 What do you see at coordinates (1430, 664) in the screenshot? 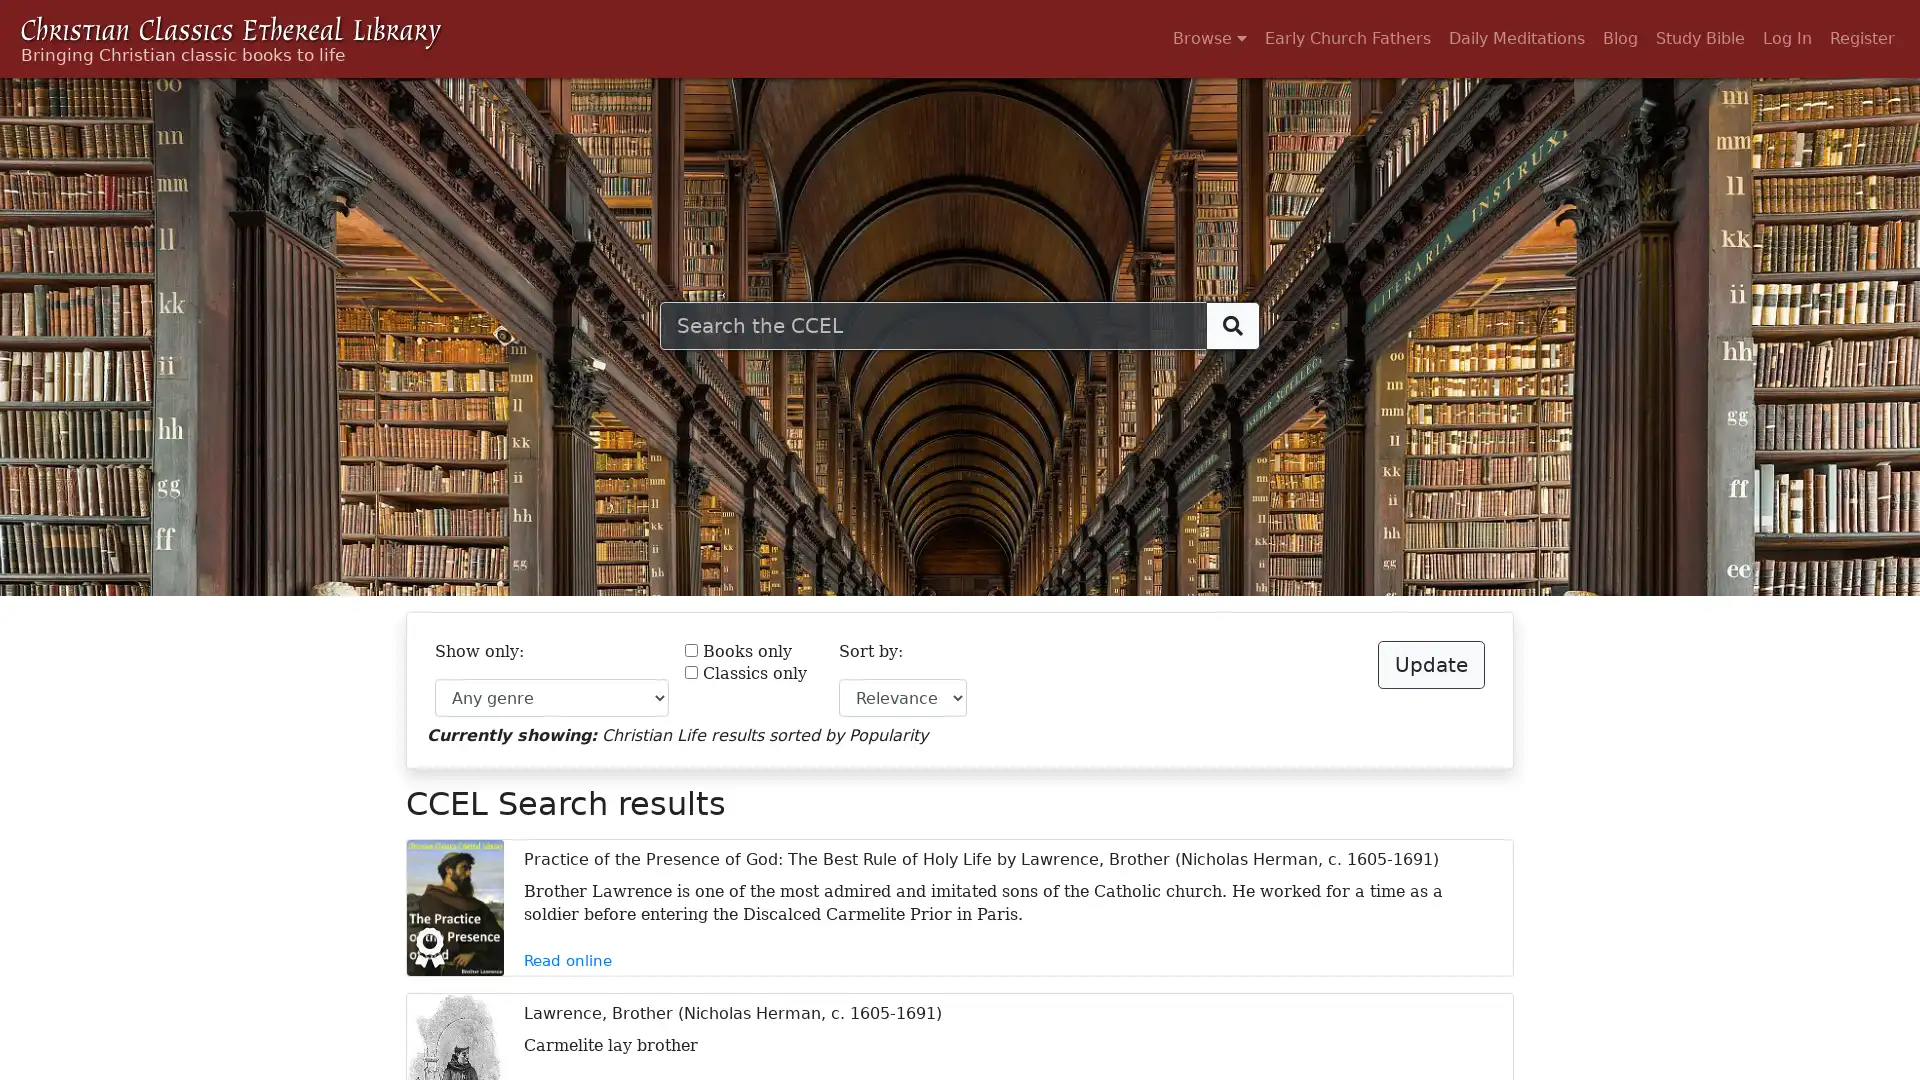
I see `Update` at bounding box center [1430, 664].